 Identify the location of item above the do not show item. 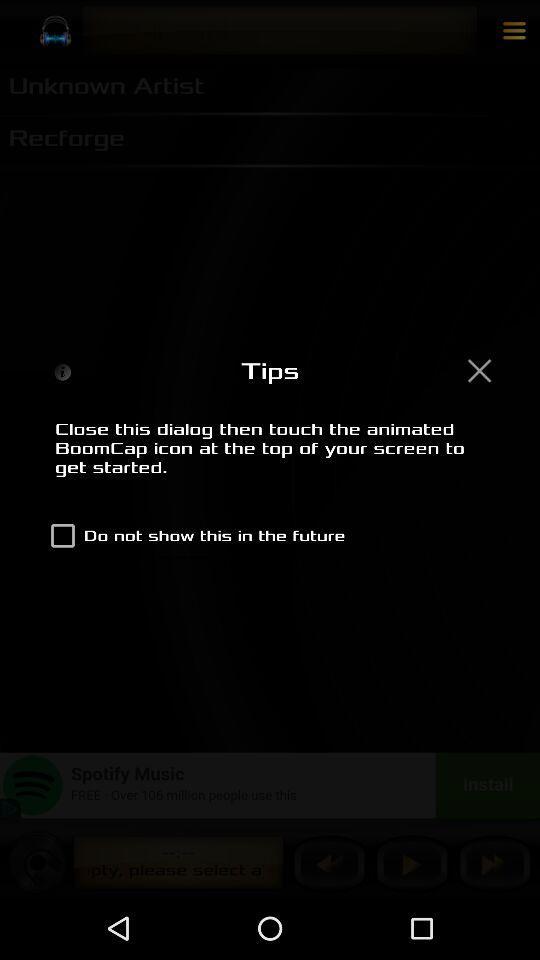
(270, 459).